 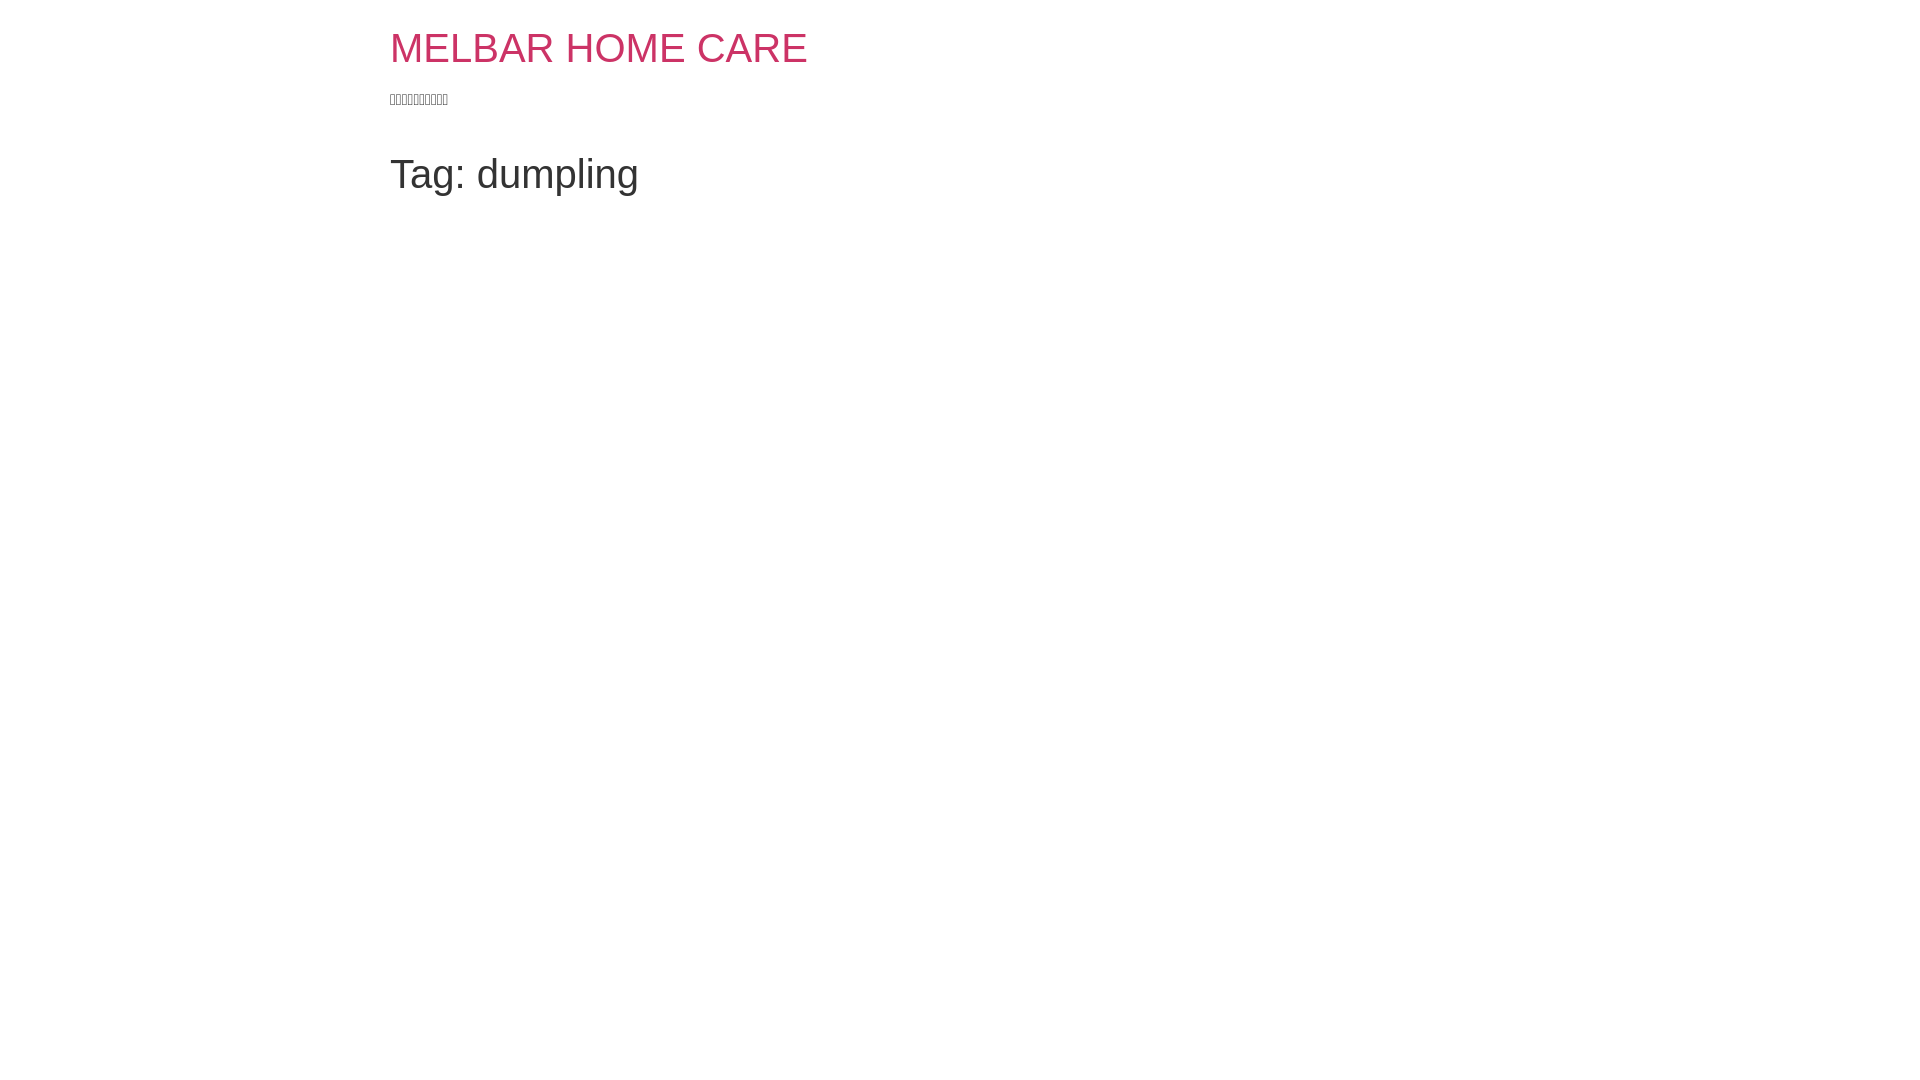 What do you see at coordinates (598, 46) in the screenshot?
I see `'MELBAR HOME CARE'` at bounding box center [598, 46].